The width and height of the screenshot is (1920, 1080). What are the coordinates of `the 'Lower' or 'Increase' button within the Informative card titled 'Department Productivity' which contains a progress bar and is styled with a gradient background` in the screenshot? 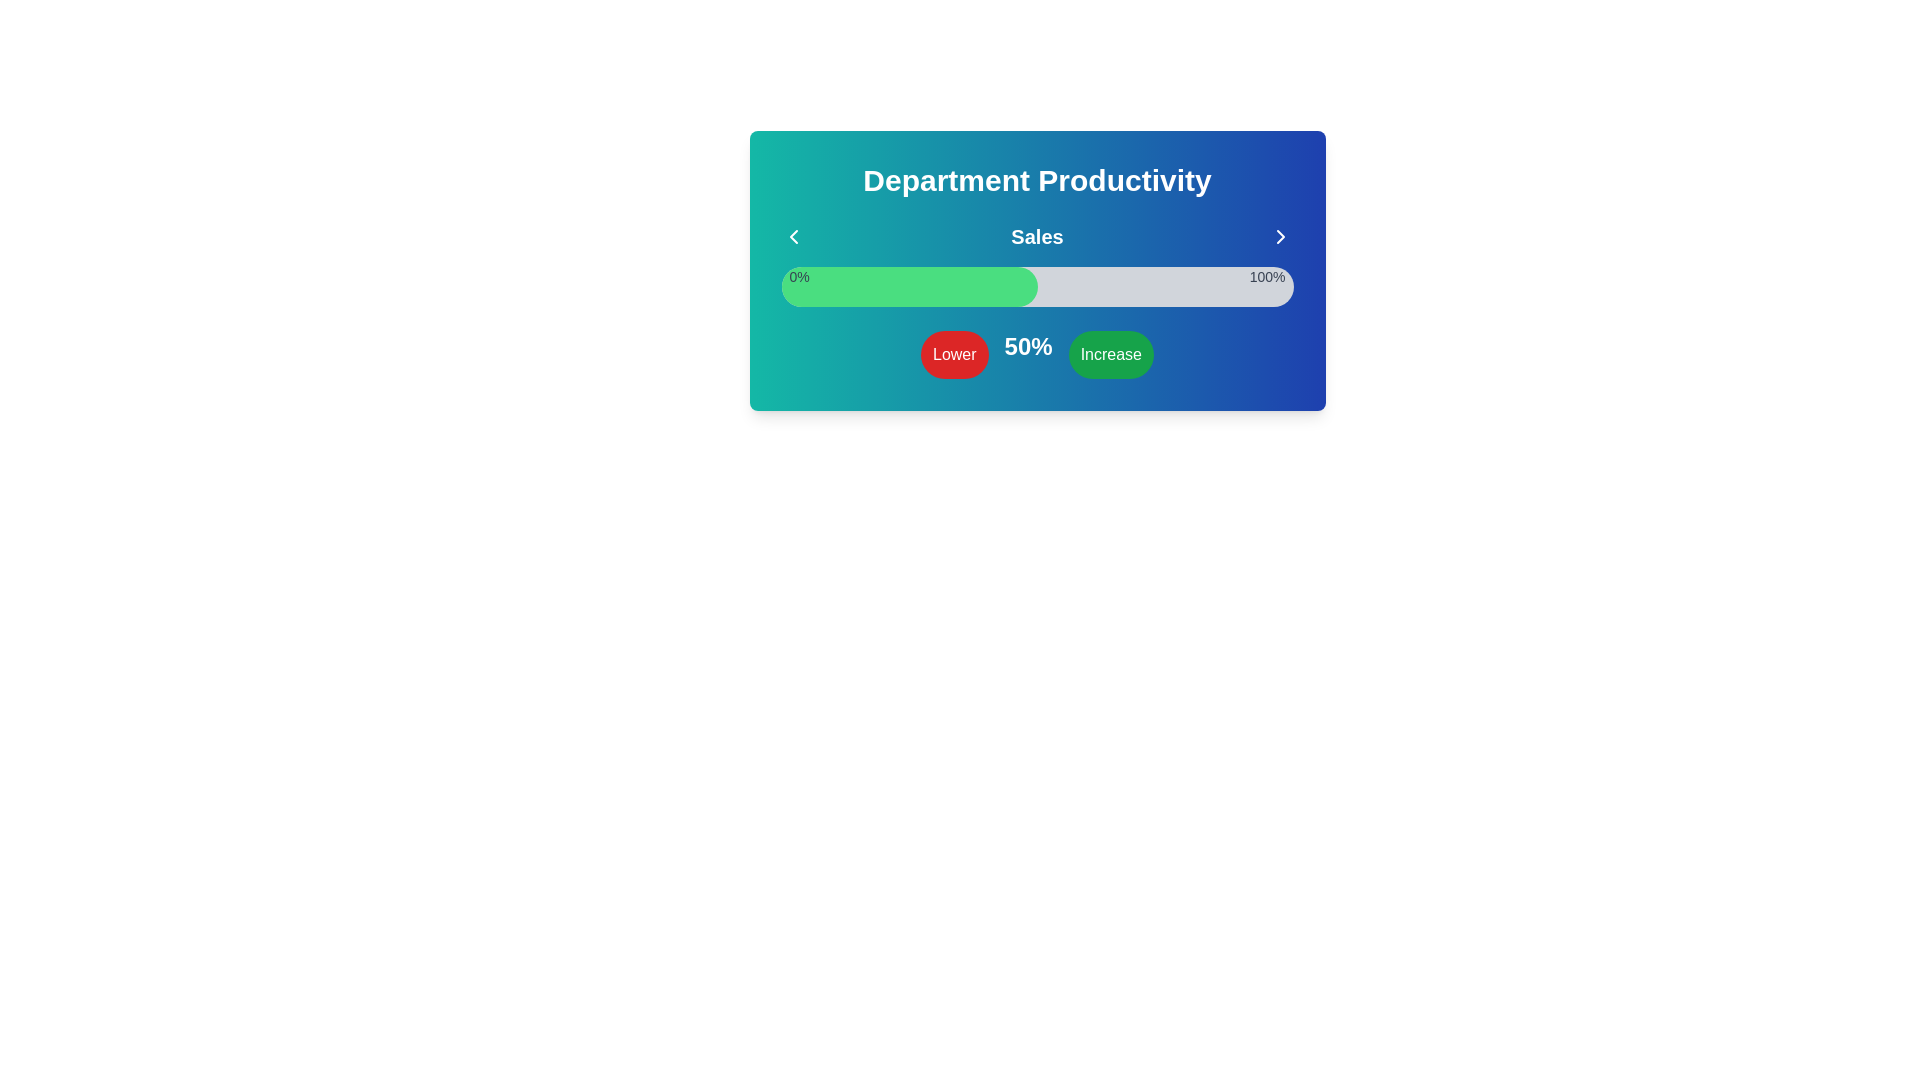 It's located at (1037, 270).